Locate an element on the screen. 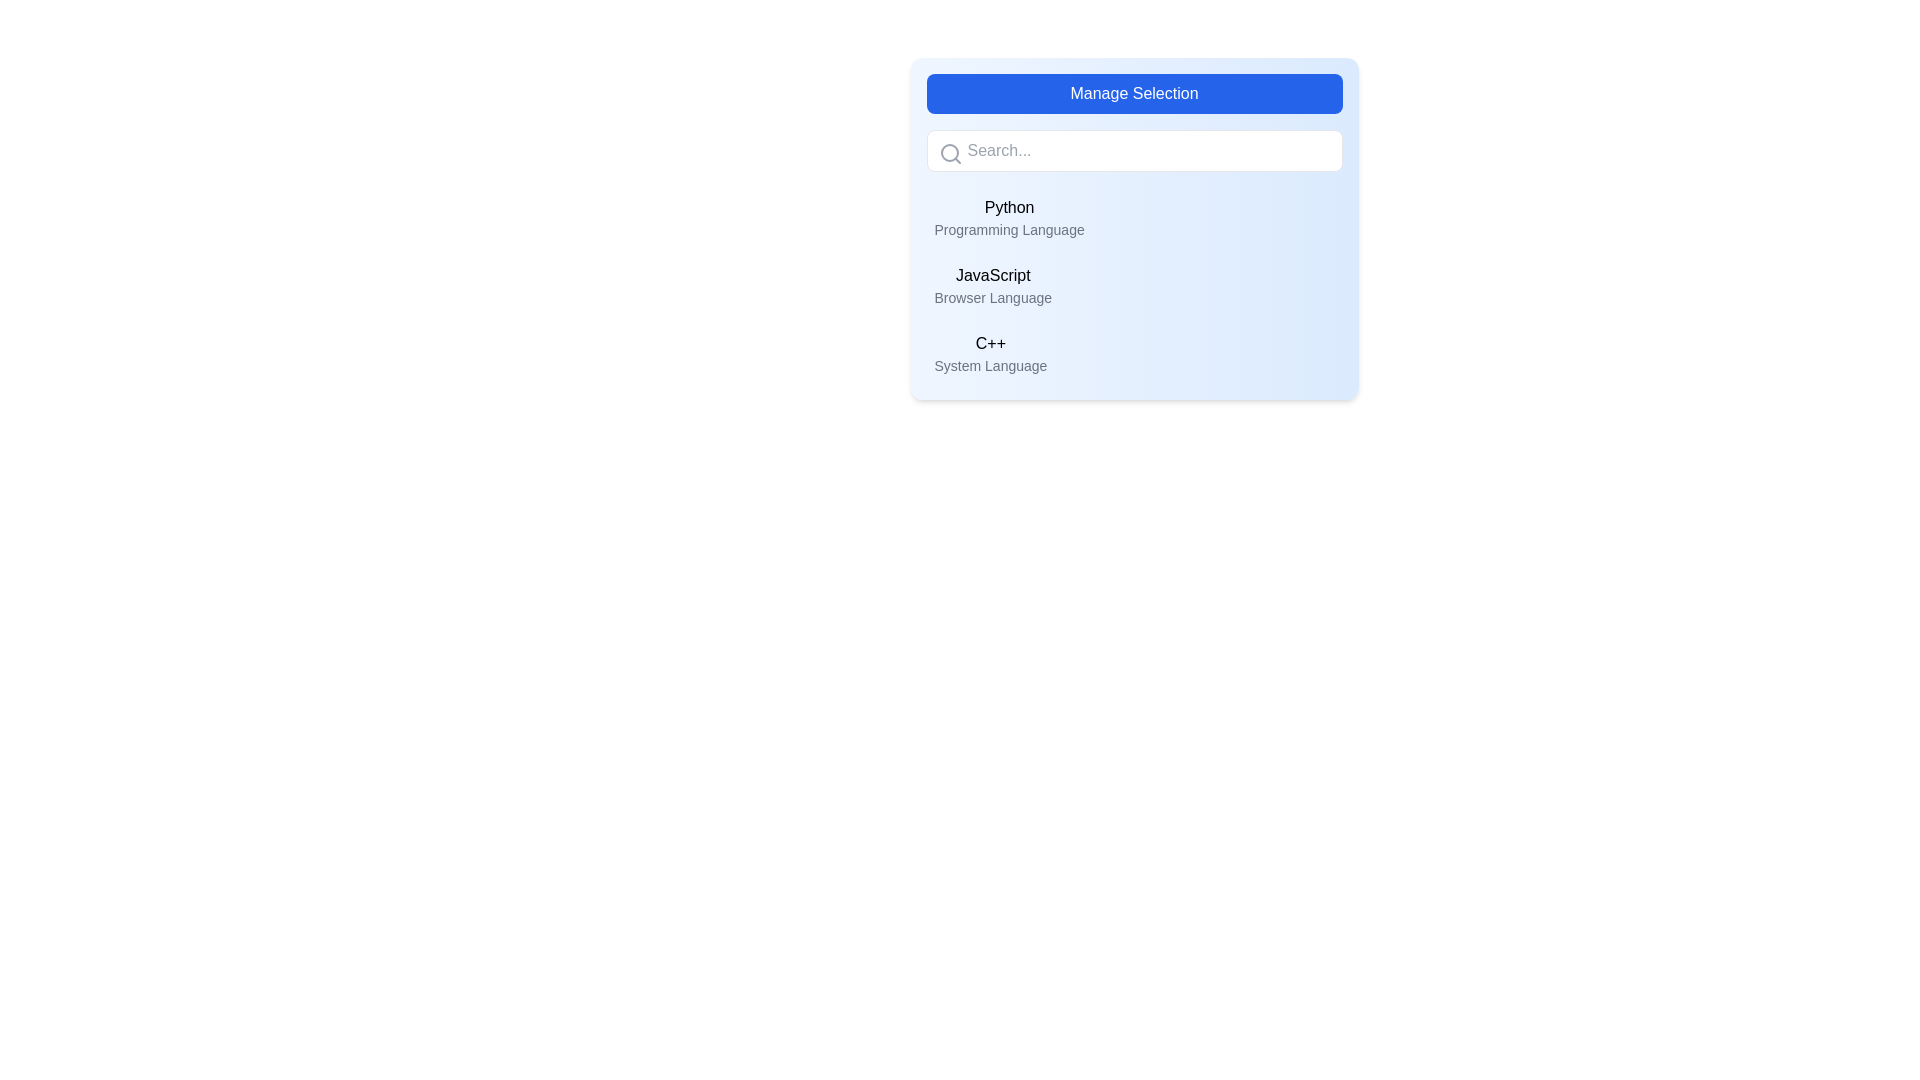 The image size is (1920, 1080). the text label element displaying 'Programming Language' which is styled in gray font and positioned below 'Python' is located at coordinates (1009, 229).